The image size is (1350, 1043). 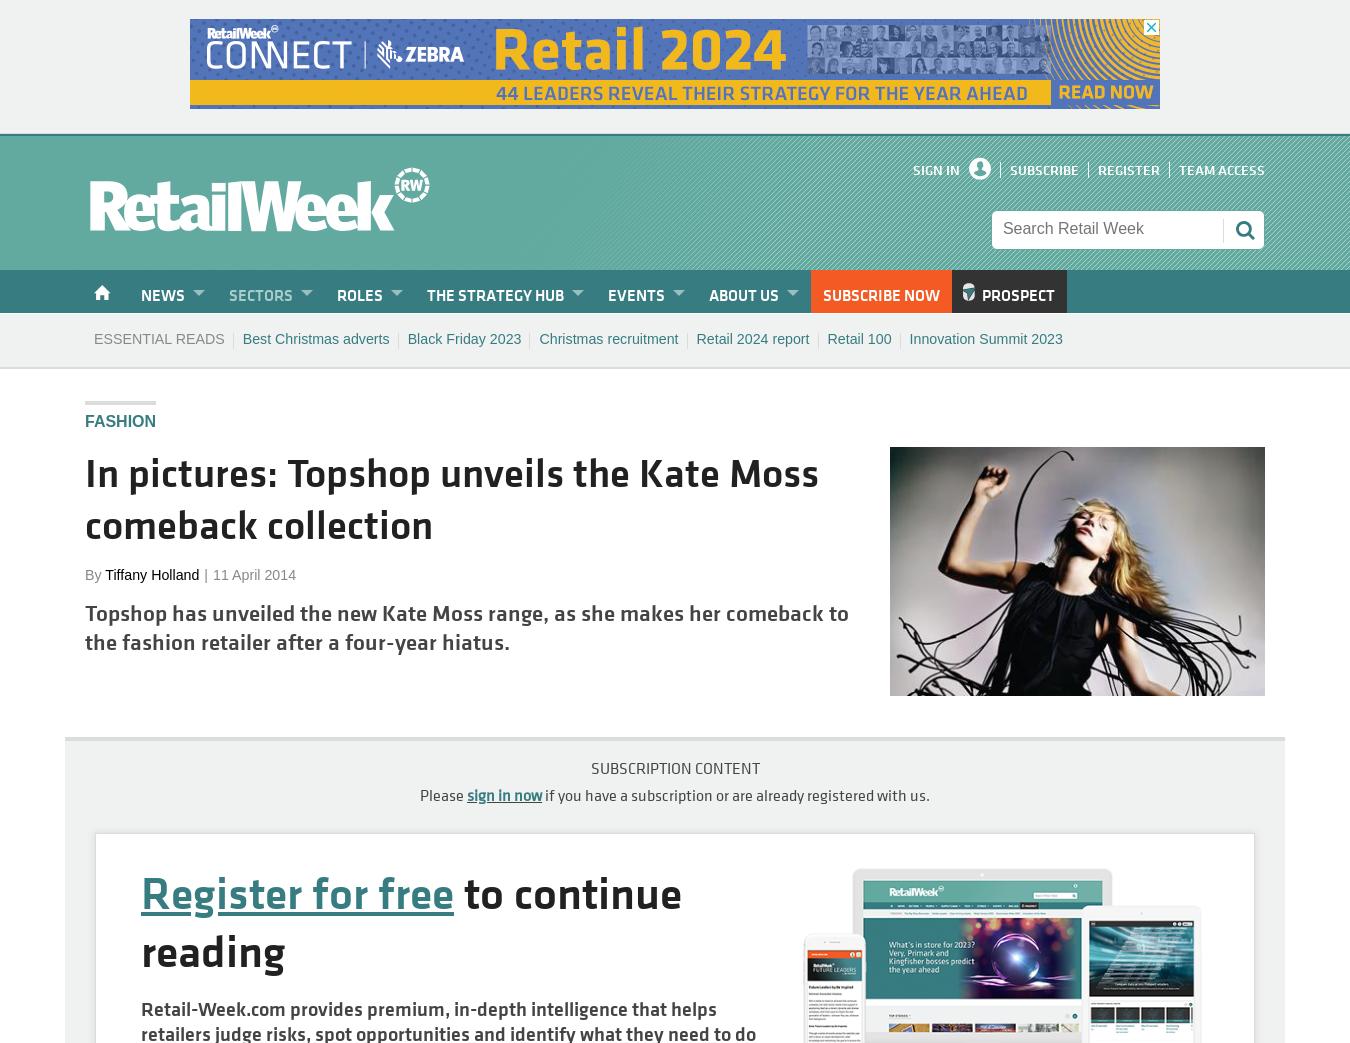 I want to click on 'Black Friday 2023', so click(x=462, y=337).